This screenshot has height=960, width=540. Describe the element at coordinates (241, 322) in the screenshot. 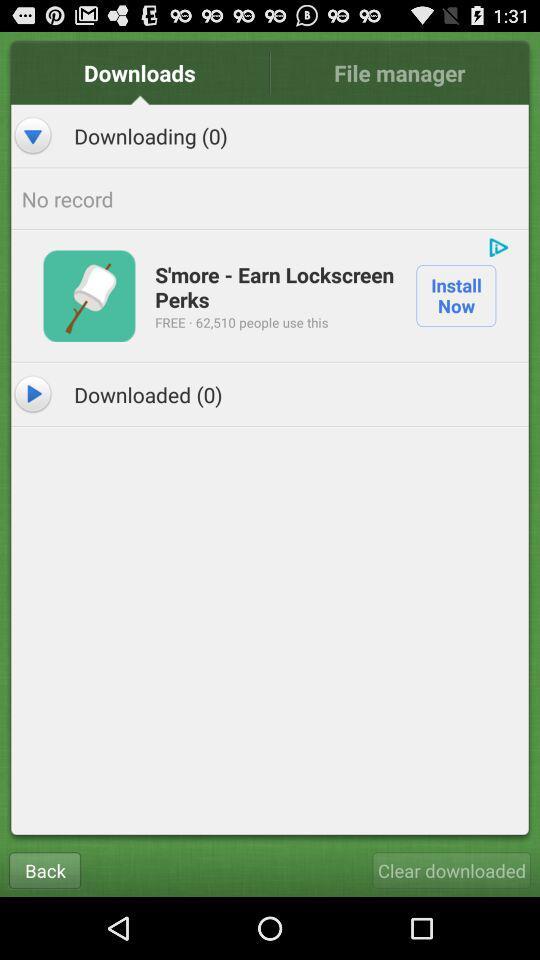

I see `item next to install now app` at that location.